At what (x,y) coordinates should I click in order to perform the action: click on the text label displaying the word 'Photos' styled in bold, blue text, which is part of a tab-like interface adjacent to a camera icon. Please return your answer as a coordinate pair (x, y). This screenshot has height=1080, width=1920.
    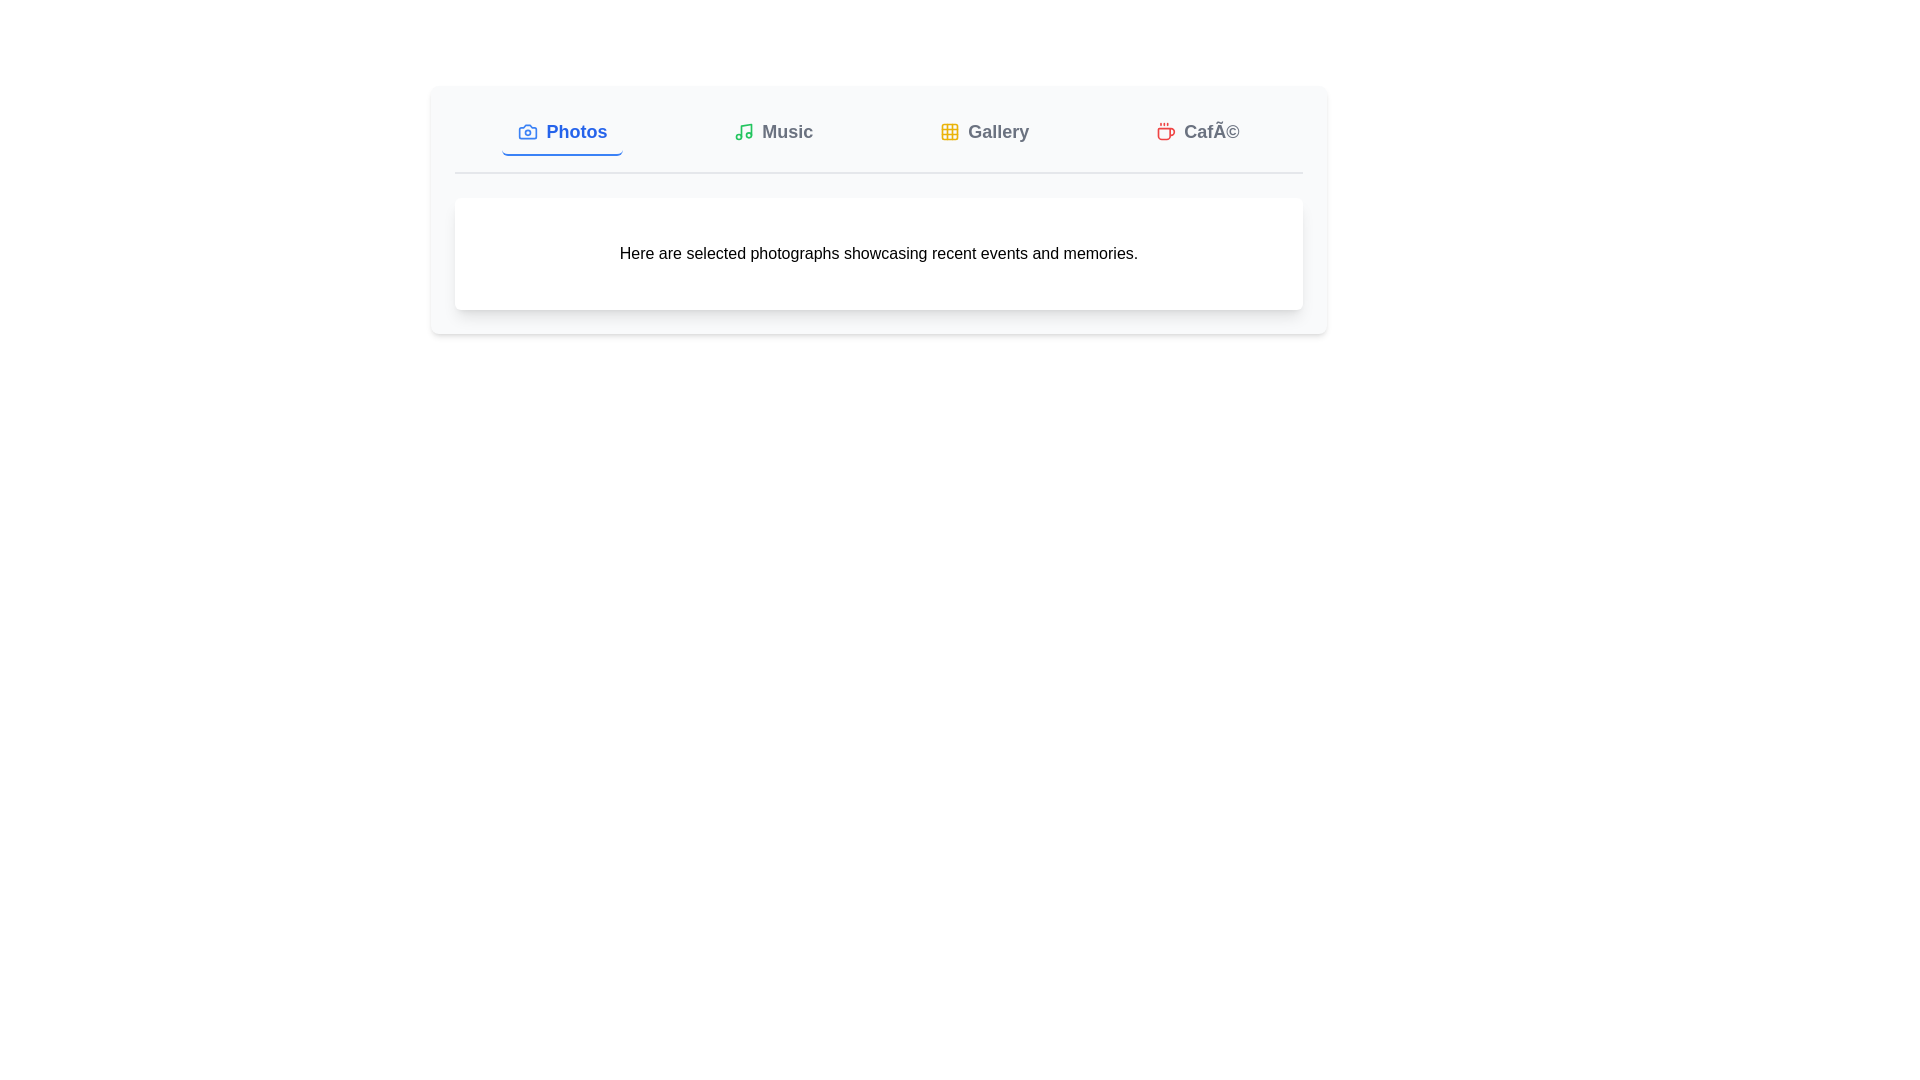
    Looking at the image, I should click on (575, 131).